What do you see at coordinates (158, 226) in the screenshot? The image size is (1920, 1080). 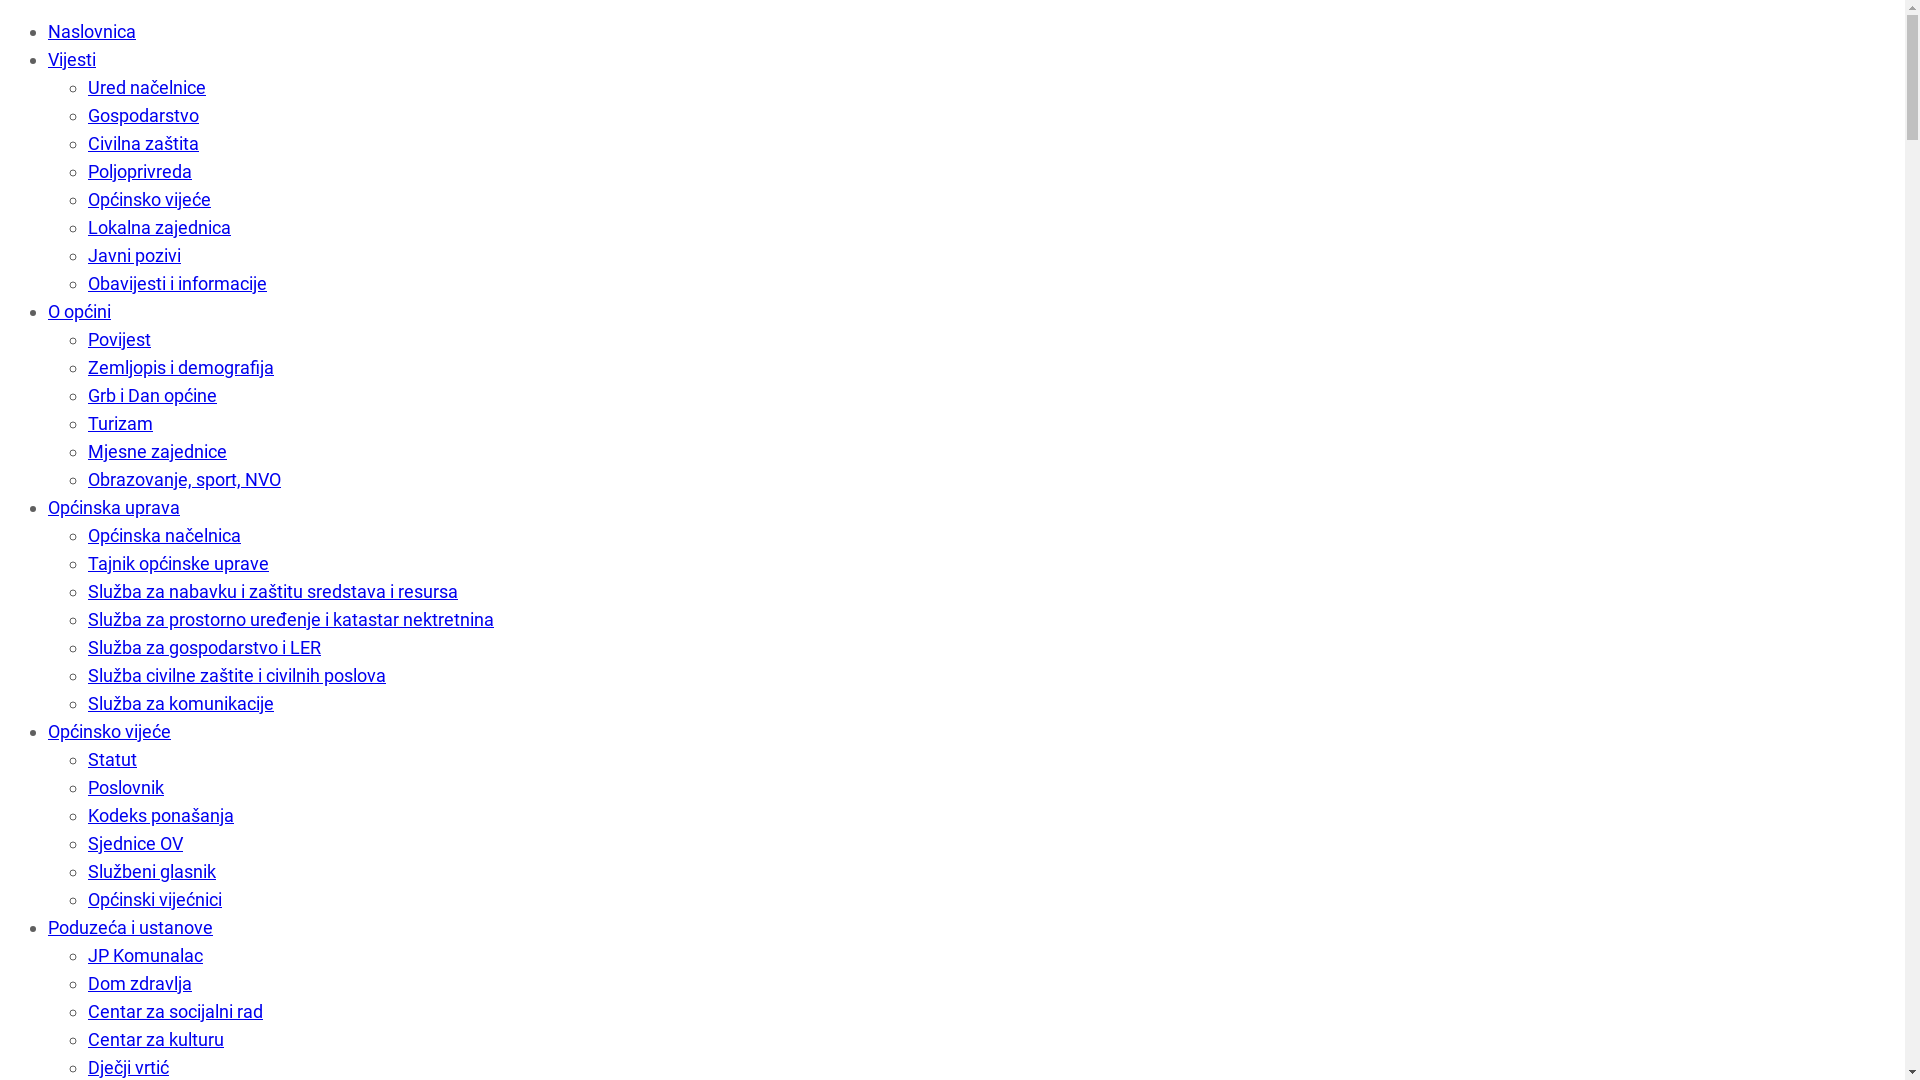 I see `'Lokalna zajednica'` at bounding box center [158, 226].